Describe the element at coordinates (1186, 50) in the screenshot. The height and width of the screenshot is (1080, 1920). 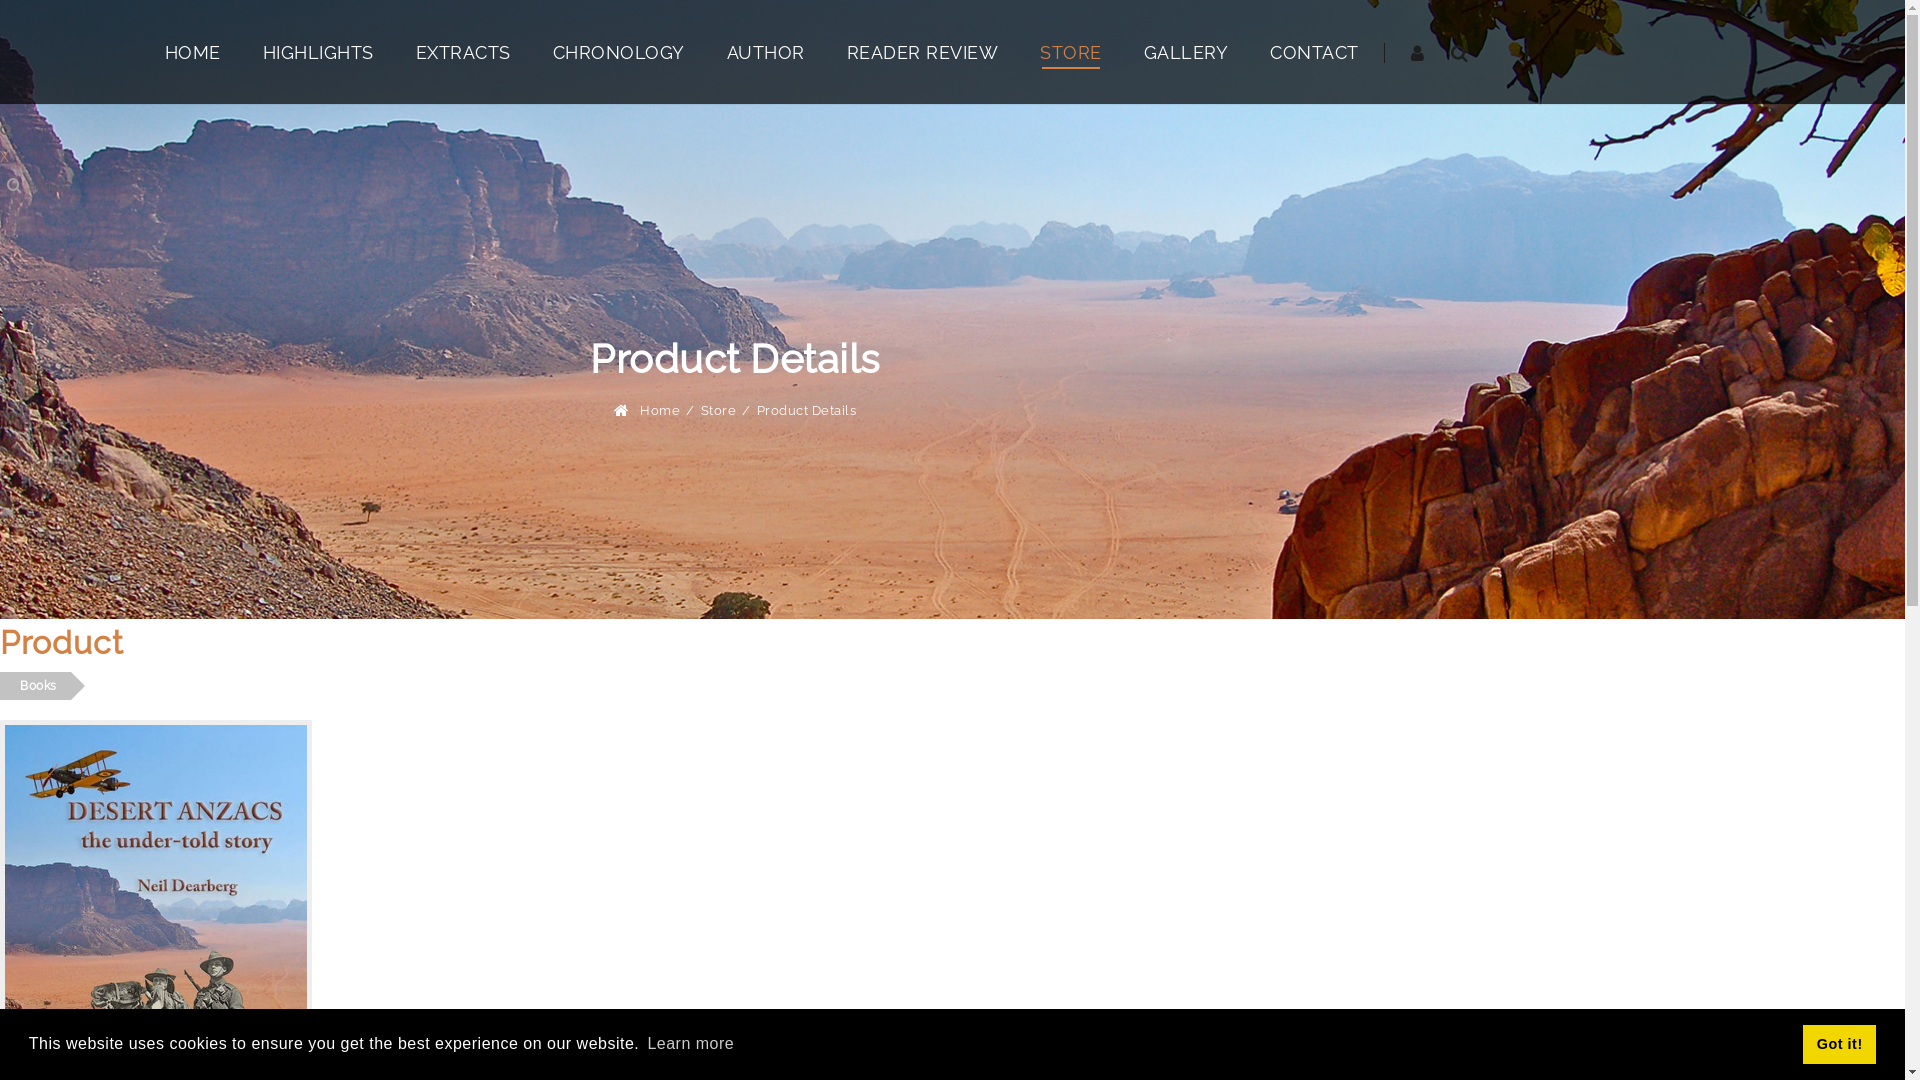
I see `'GALLERY'` at that location.